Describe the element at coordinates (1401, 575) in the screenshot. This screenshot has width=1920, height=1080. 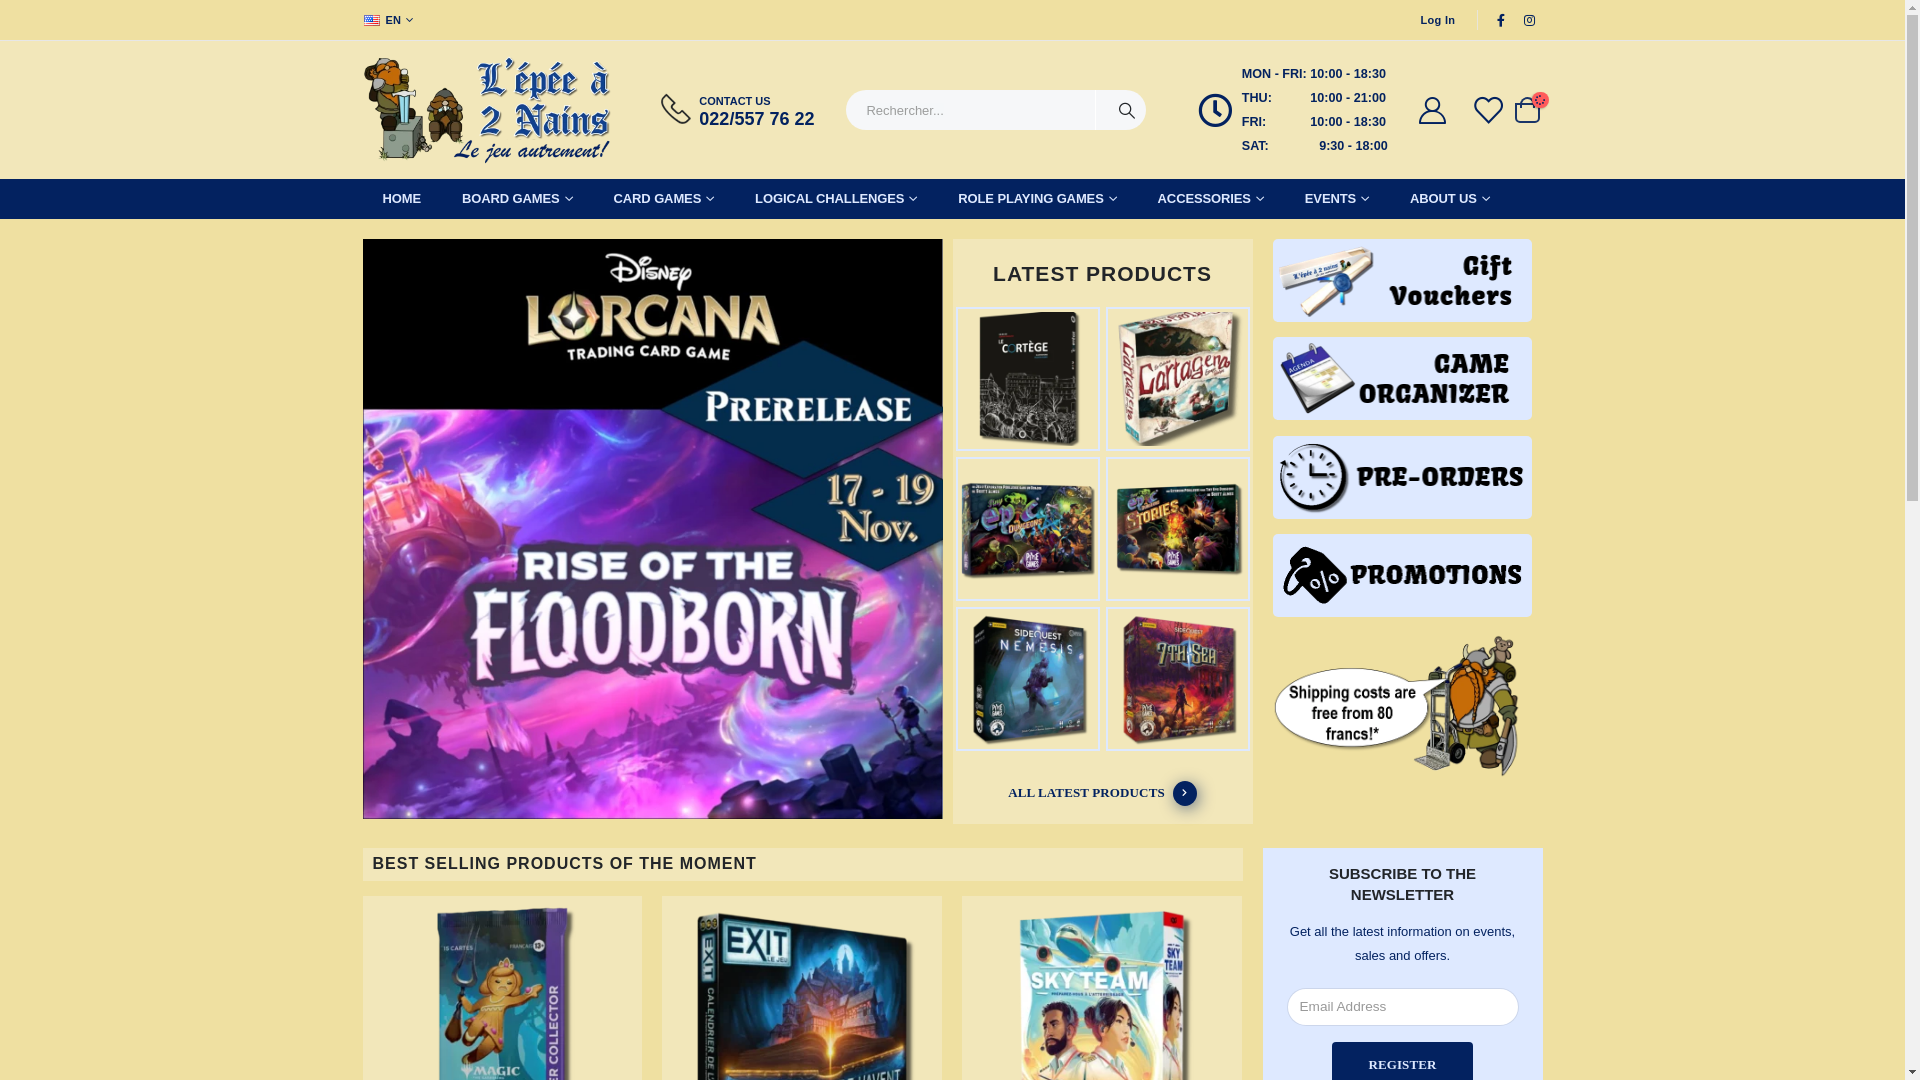
I see `'Promotions'` at that location.